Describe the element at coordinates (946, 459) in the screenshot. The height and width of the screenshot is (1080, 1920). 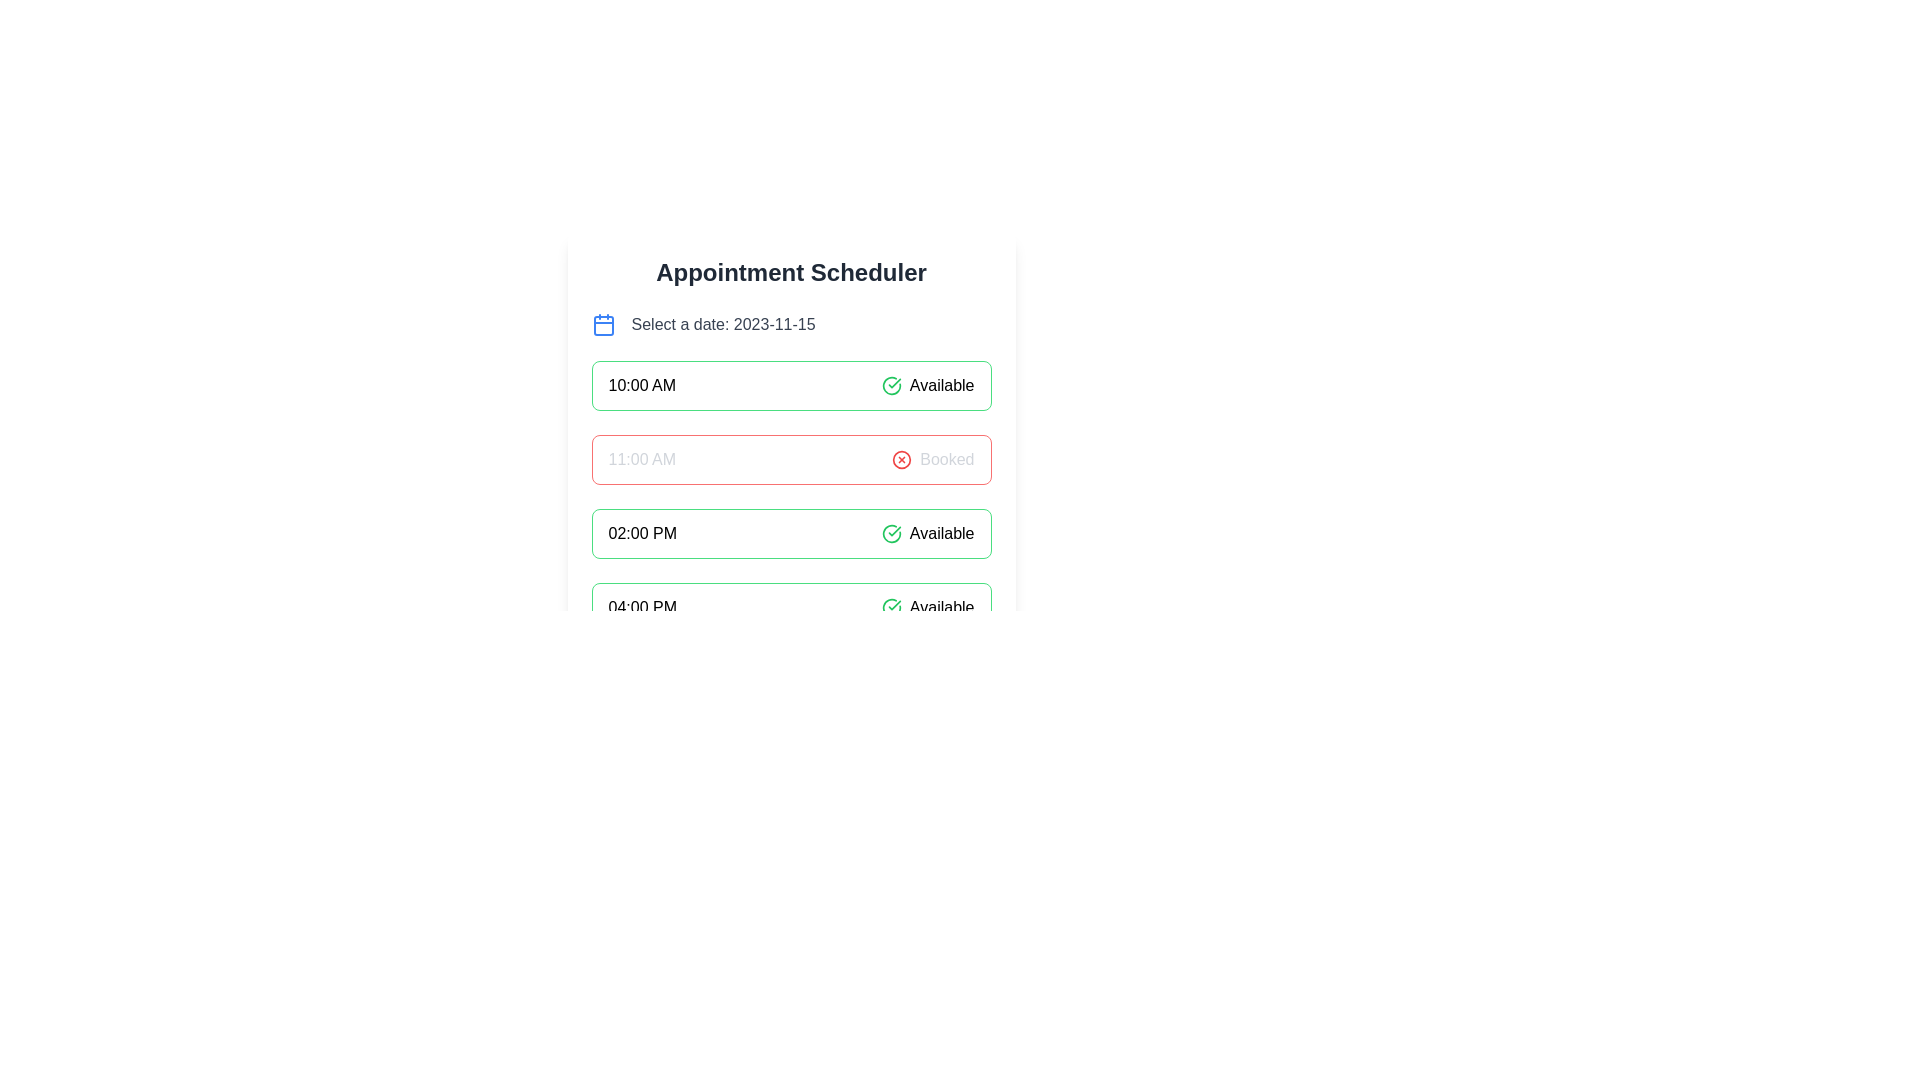
I see `the text label that says 'Booked', which is positioned on the right side of a red circular icon with an 'X' inside, within a horizontal layout next to the time slot '11:00 AM'` at that location.